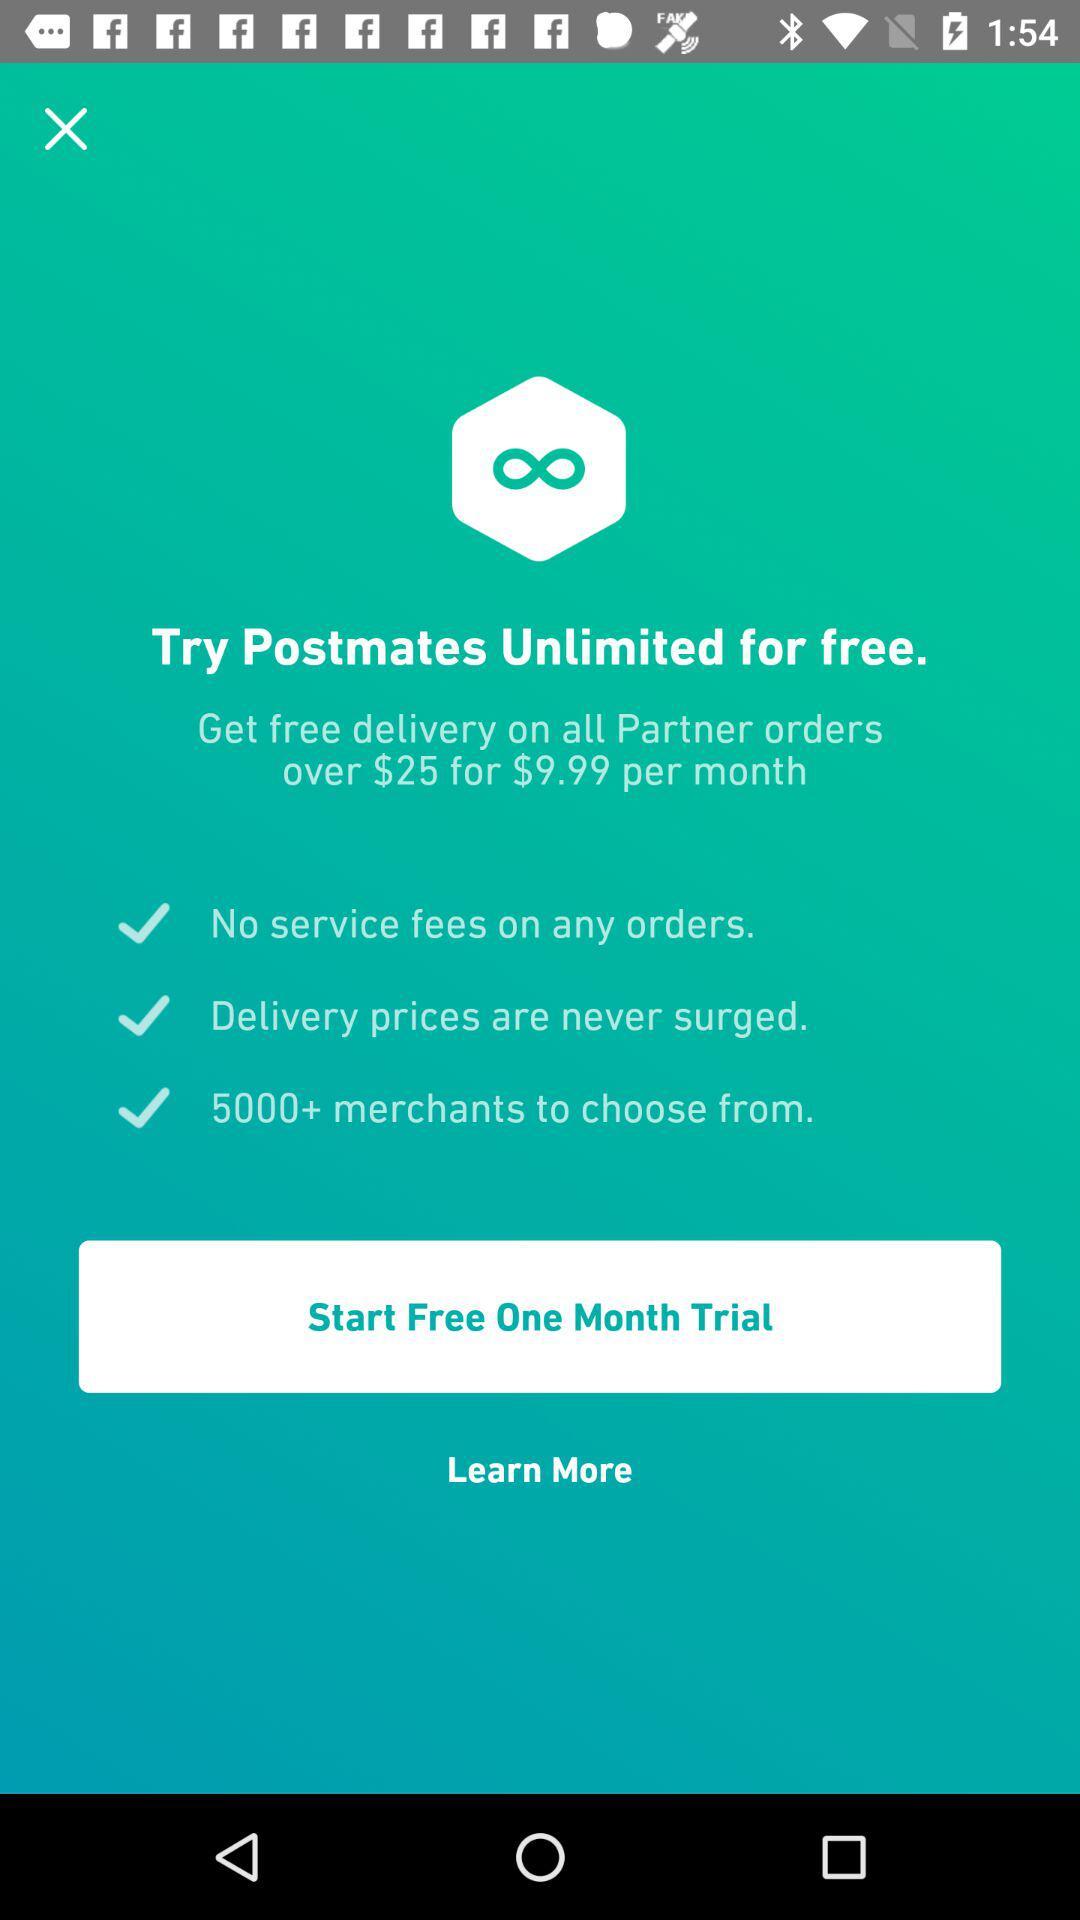 The width and height of the screenshot is (1080, 1920). What do you see at coordinates (64, 127) in the screenshot?
I see `icon` at bounding box center [64, 127].